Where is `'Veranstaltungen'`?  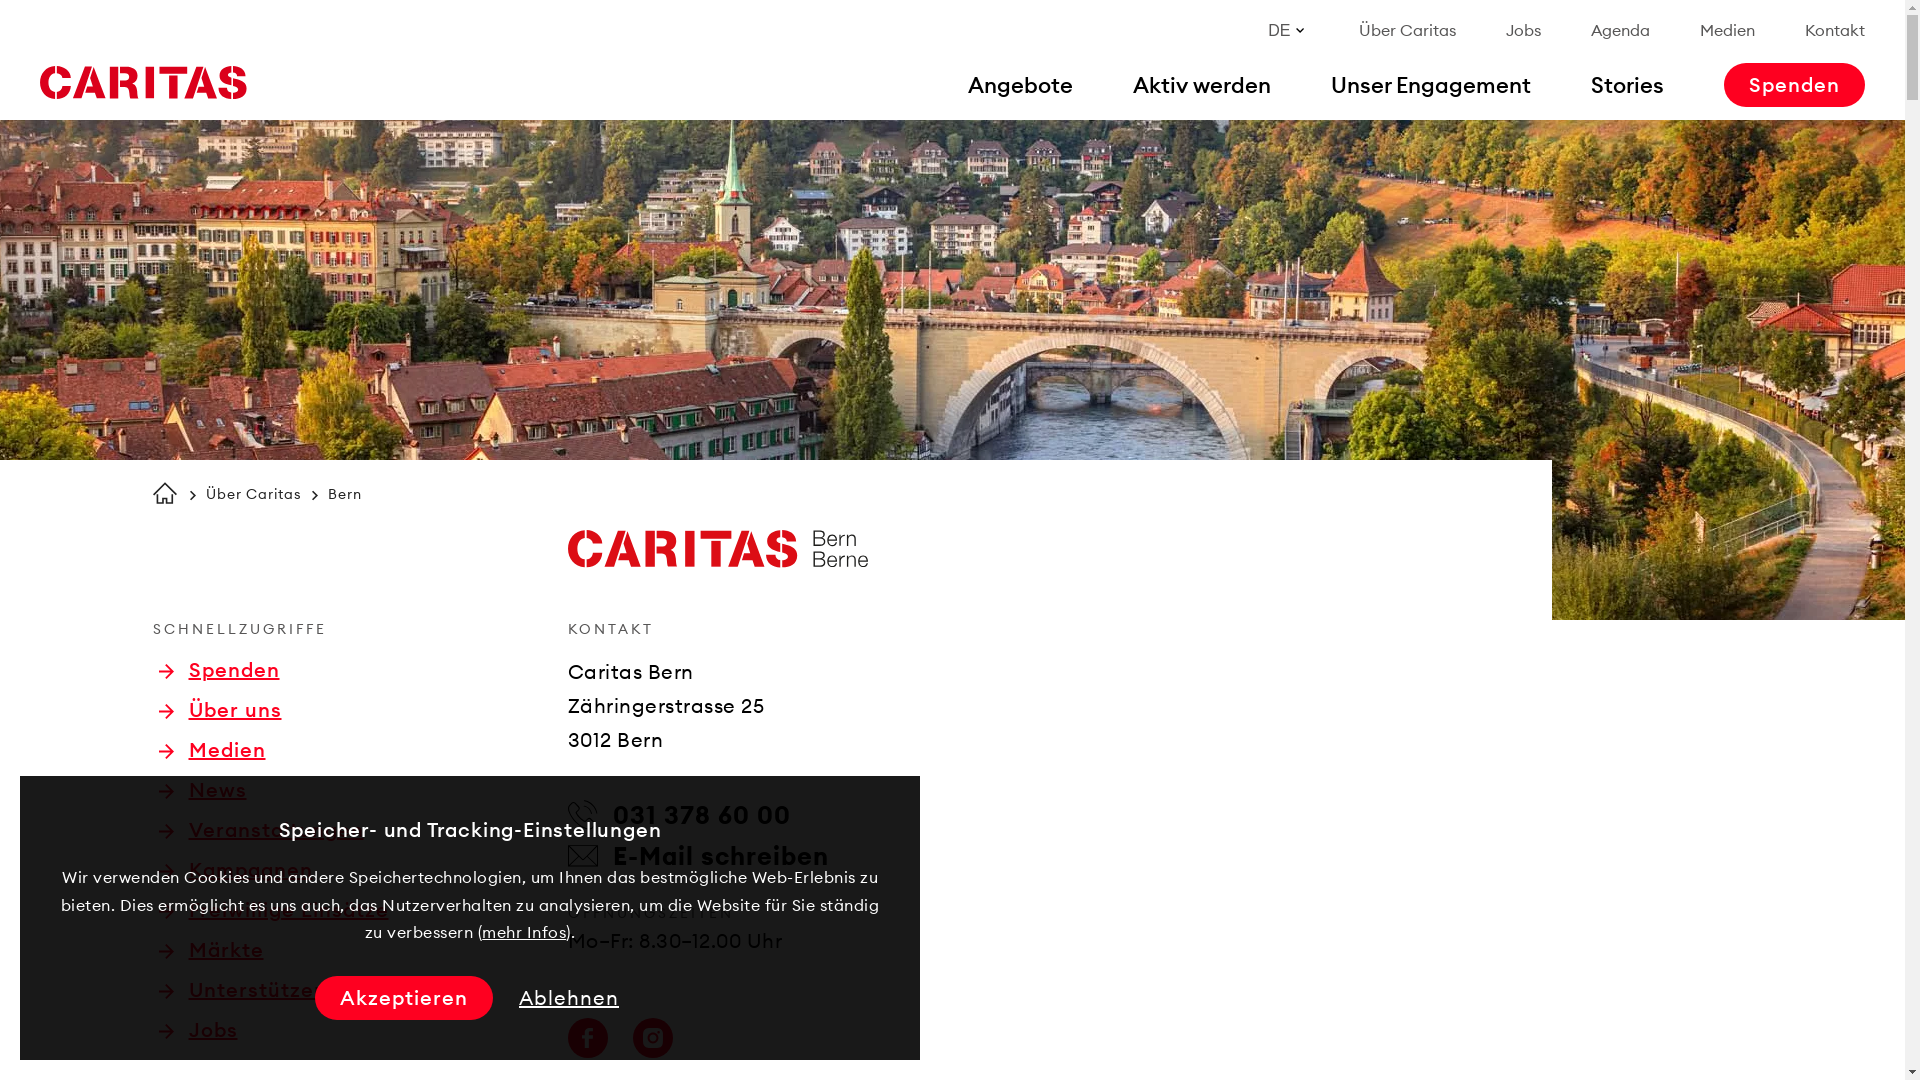 'Veranstaltungen' is located at coordinates (259, 829).